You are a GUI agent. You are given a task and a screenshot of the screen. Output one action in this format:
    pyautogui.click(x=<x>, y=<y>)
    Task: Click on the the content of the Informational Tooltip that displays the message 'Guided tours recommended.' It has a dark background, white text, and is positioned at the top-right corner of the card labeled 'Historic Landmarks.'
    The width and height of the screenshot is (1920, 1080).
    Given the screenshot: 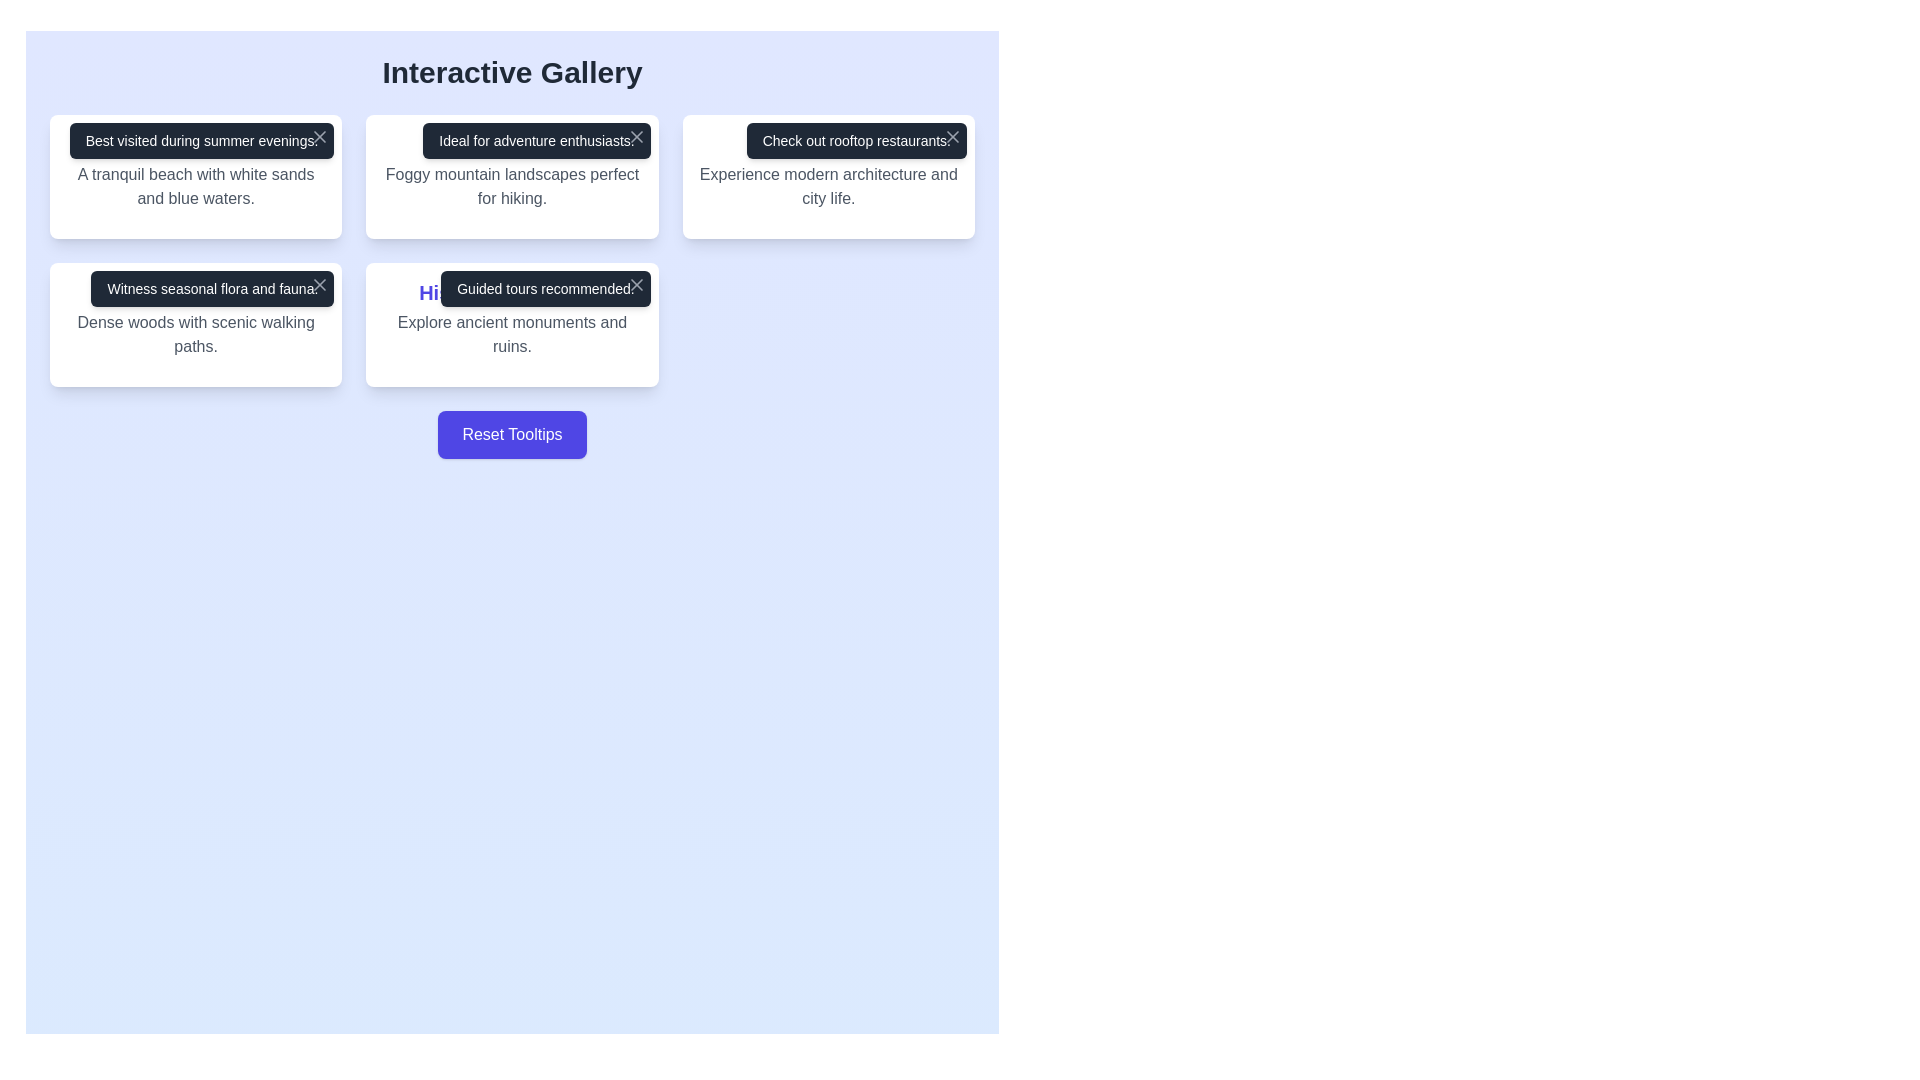 What is the action you would take?
    pyautogui.click(x=545, y=289)
    